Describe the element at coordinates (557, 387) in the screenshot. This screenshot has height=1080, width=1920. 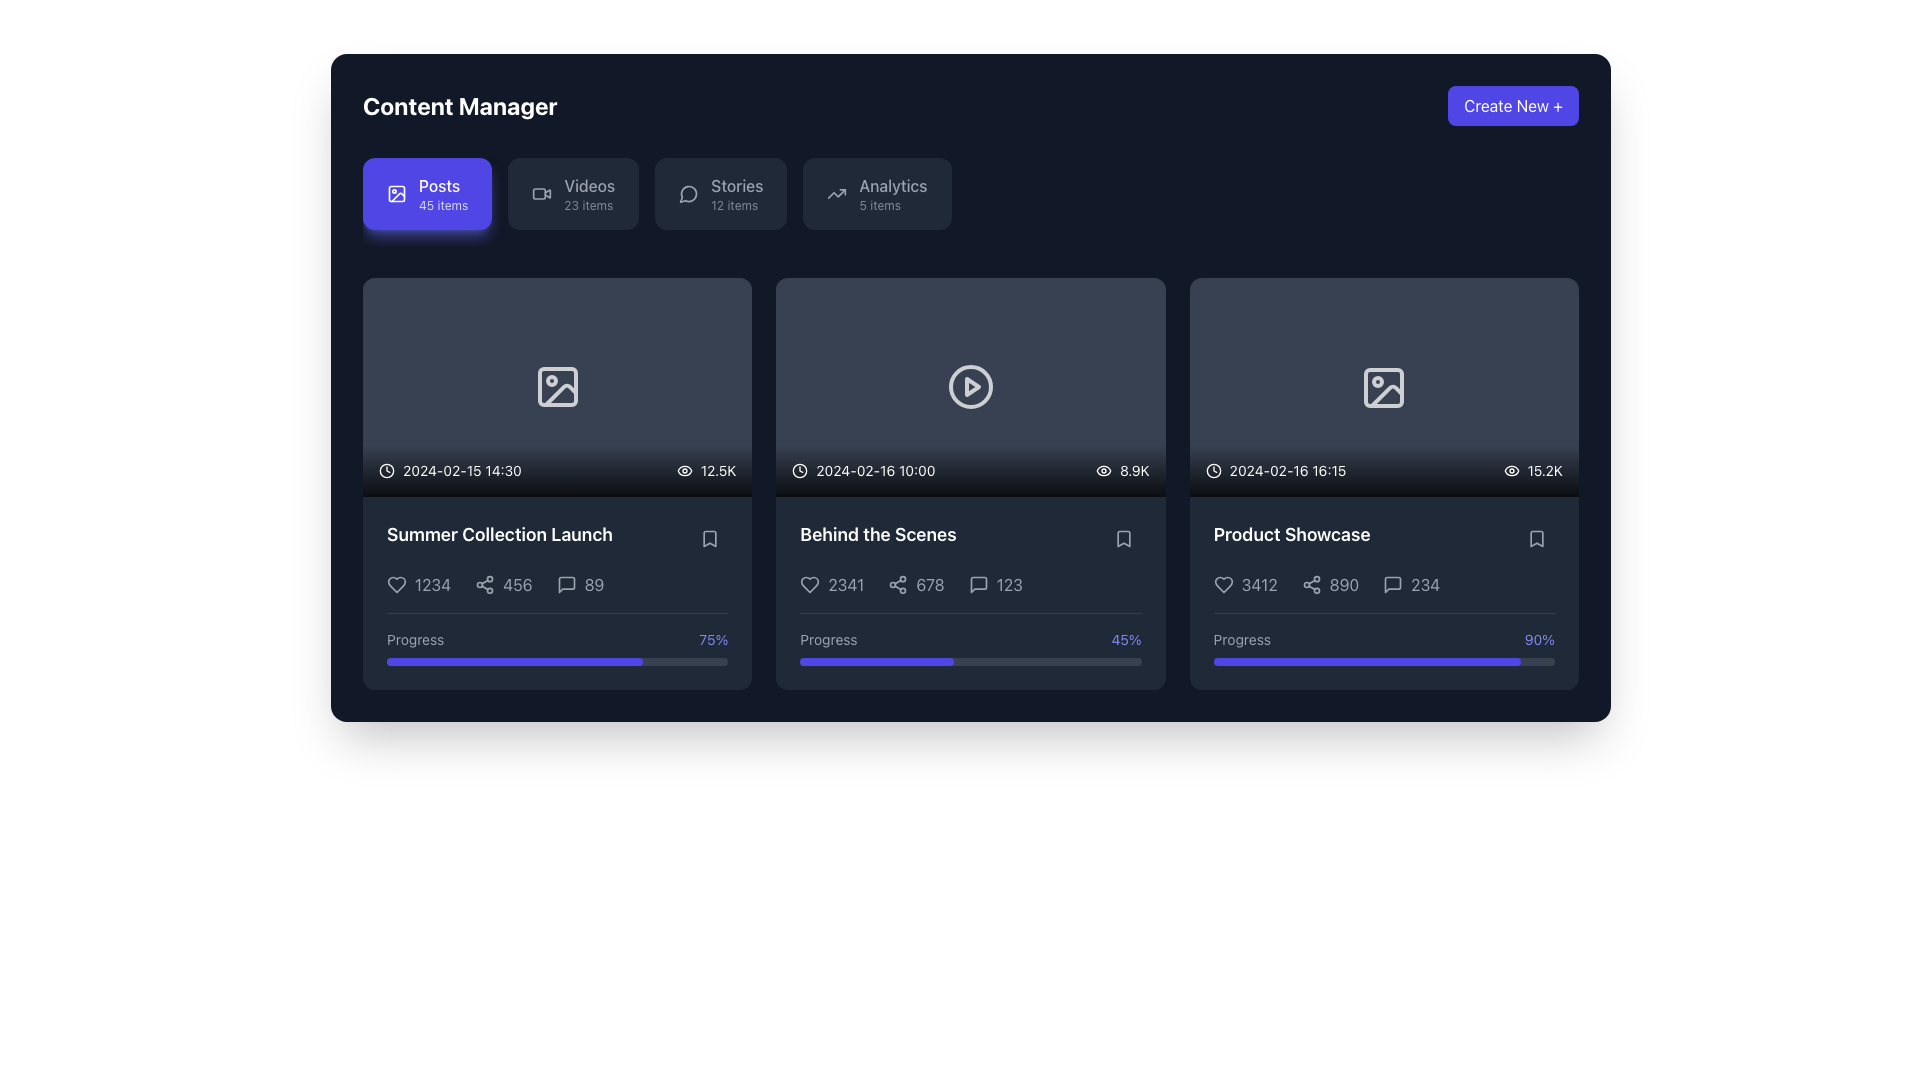
I see `the SVG-based decorative element located in the top-left of the middle card within the 'Behind the Scenes' content card heading section` at that location.